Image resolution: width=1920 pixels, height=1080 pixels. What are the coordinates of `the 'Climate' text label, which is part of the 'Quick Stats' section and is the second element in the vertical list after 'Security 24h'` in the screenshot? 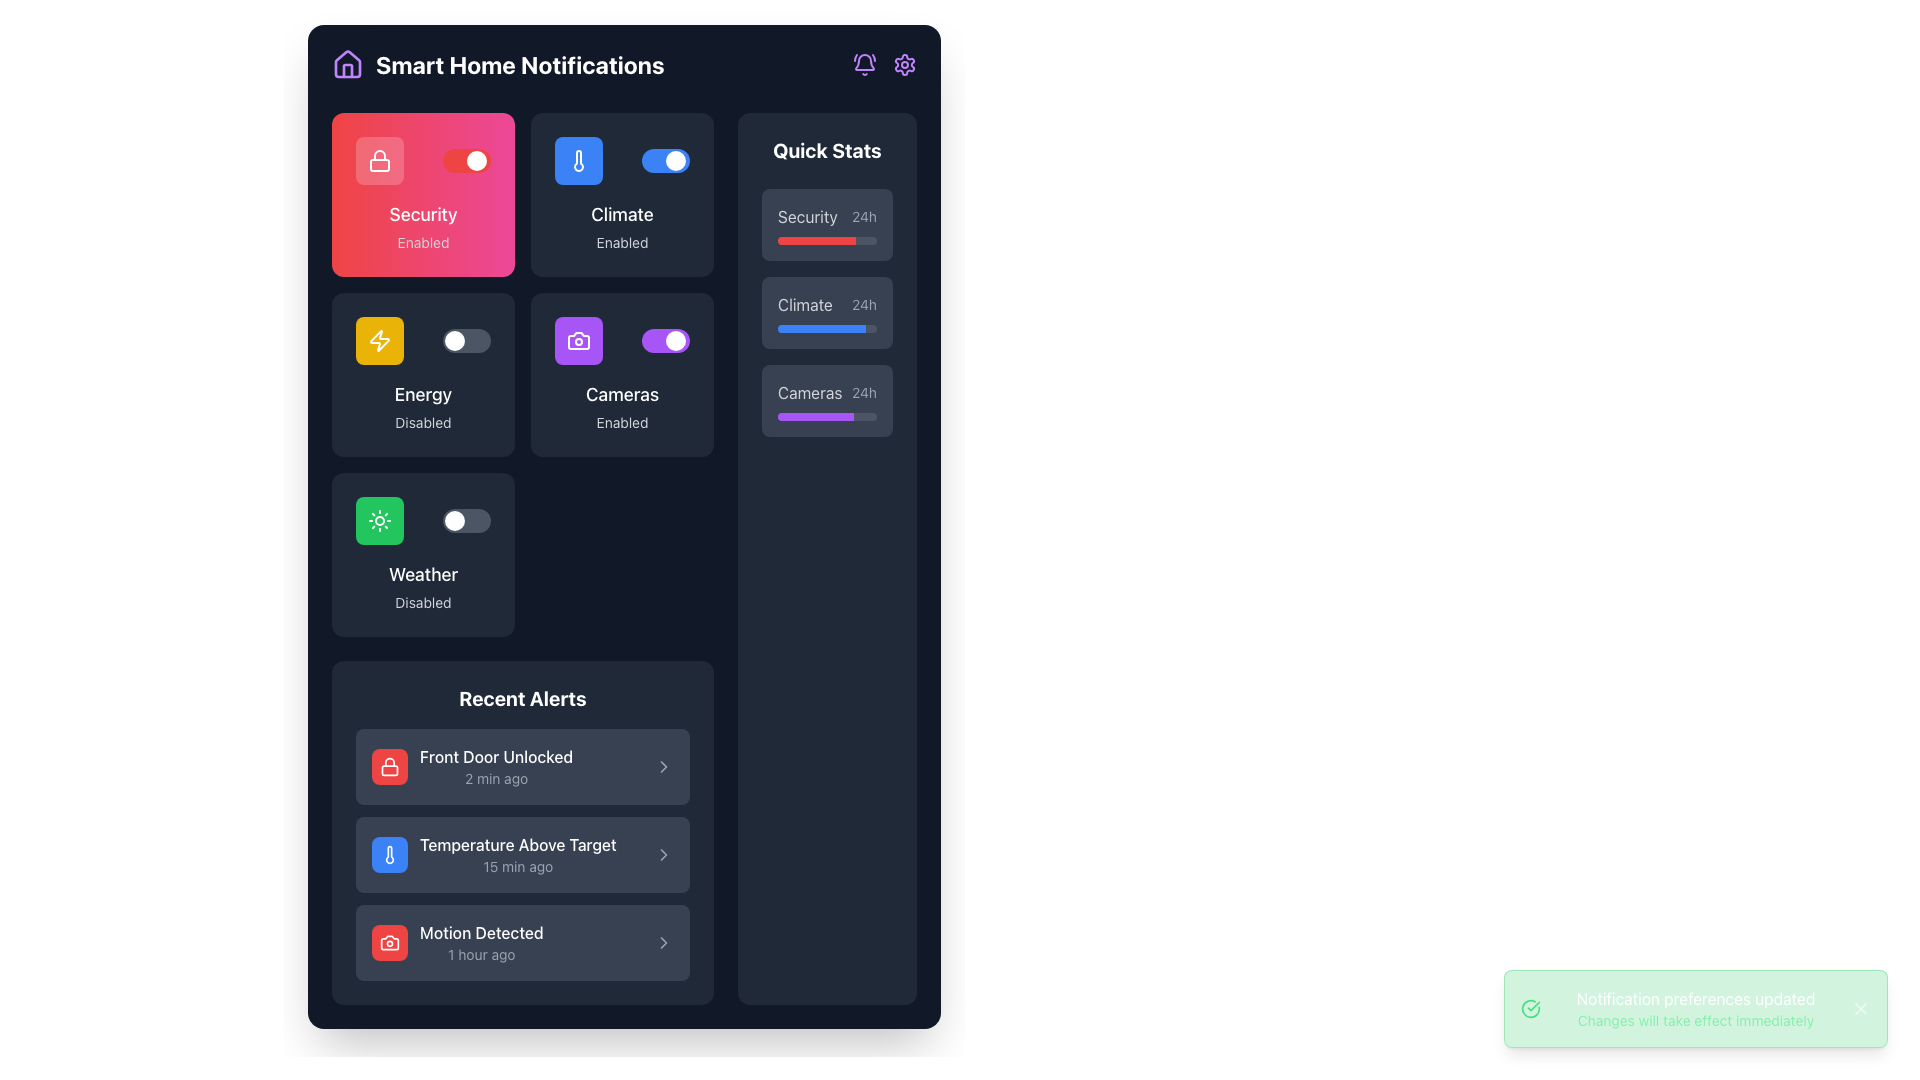 It's located at (827, 304).